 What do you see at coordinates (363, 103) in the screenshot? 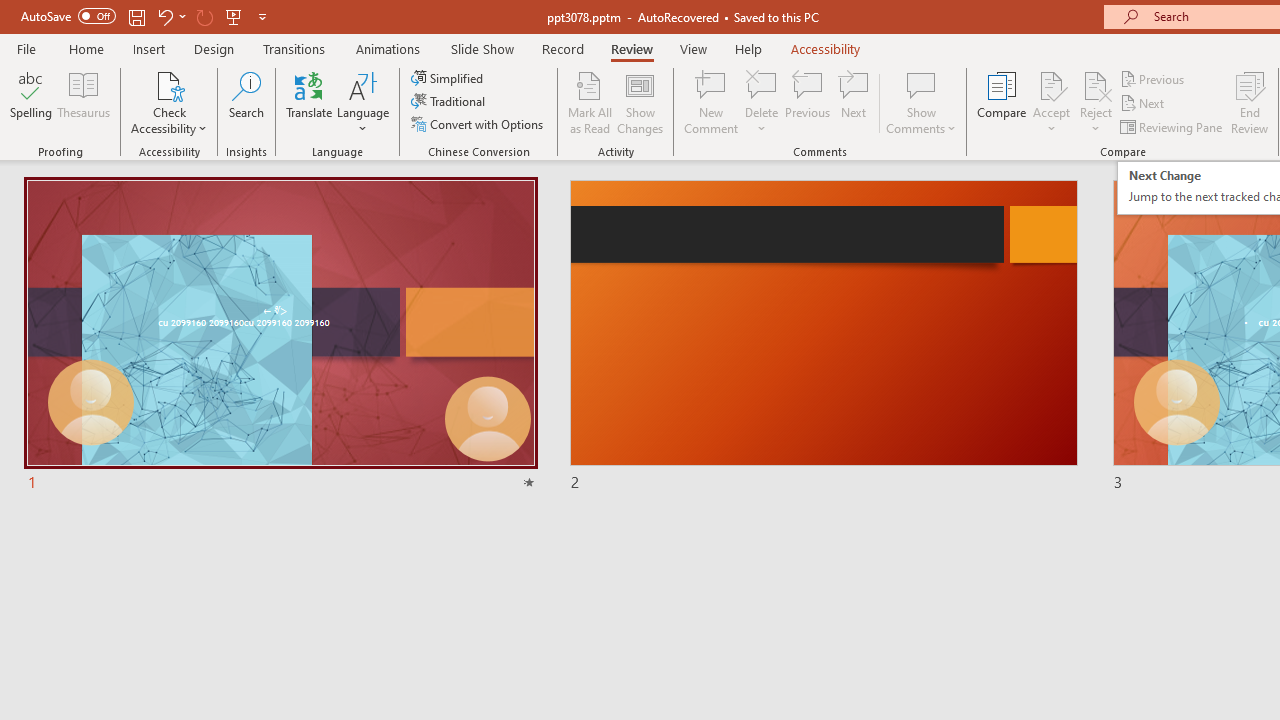
I see `'Language'` at bounding box center [363, 103].